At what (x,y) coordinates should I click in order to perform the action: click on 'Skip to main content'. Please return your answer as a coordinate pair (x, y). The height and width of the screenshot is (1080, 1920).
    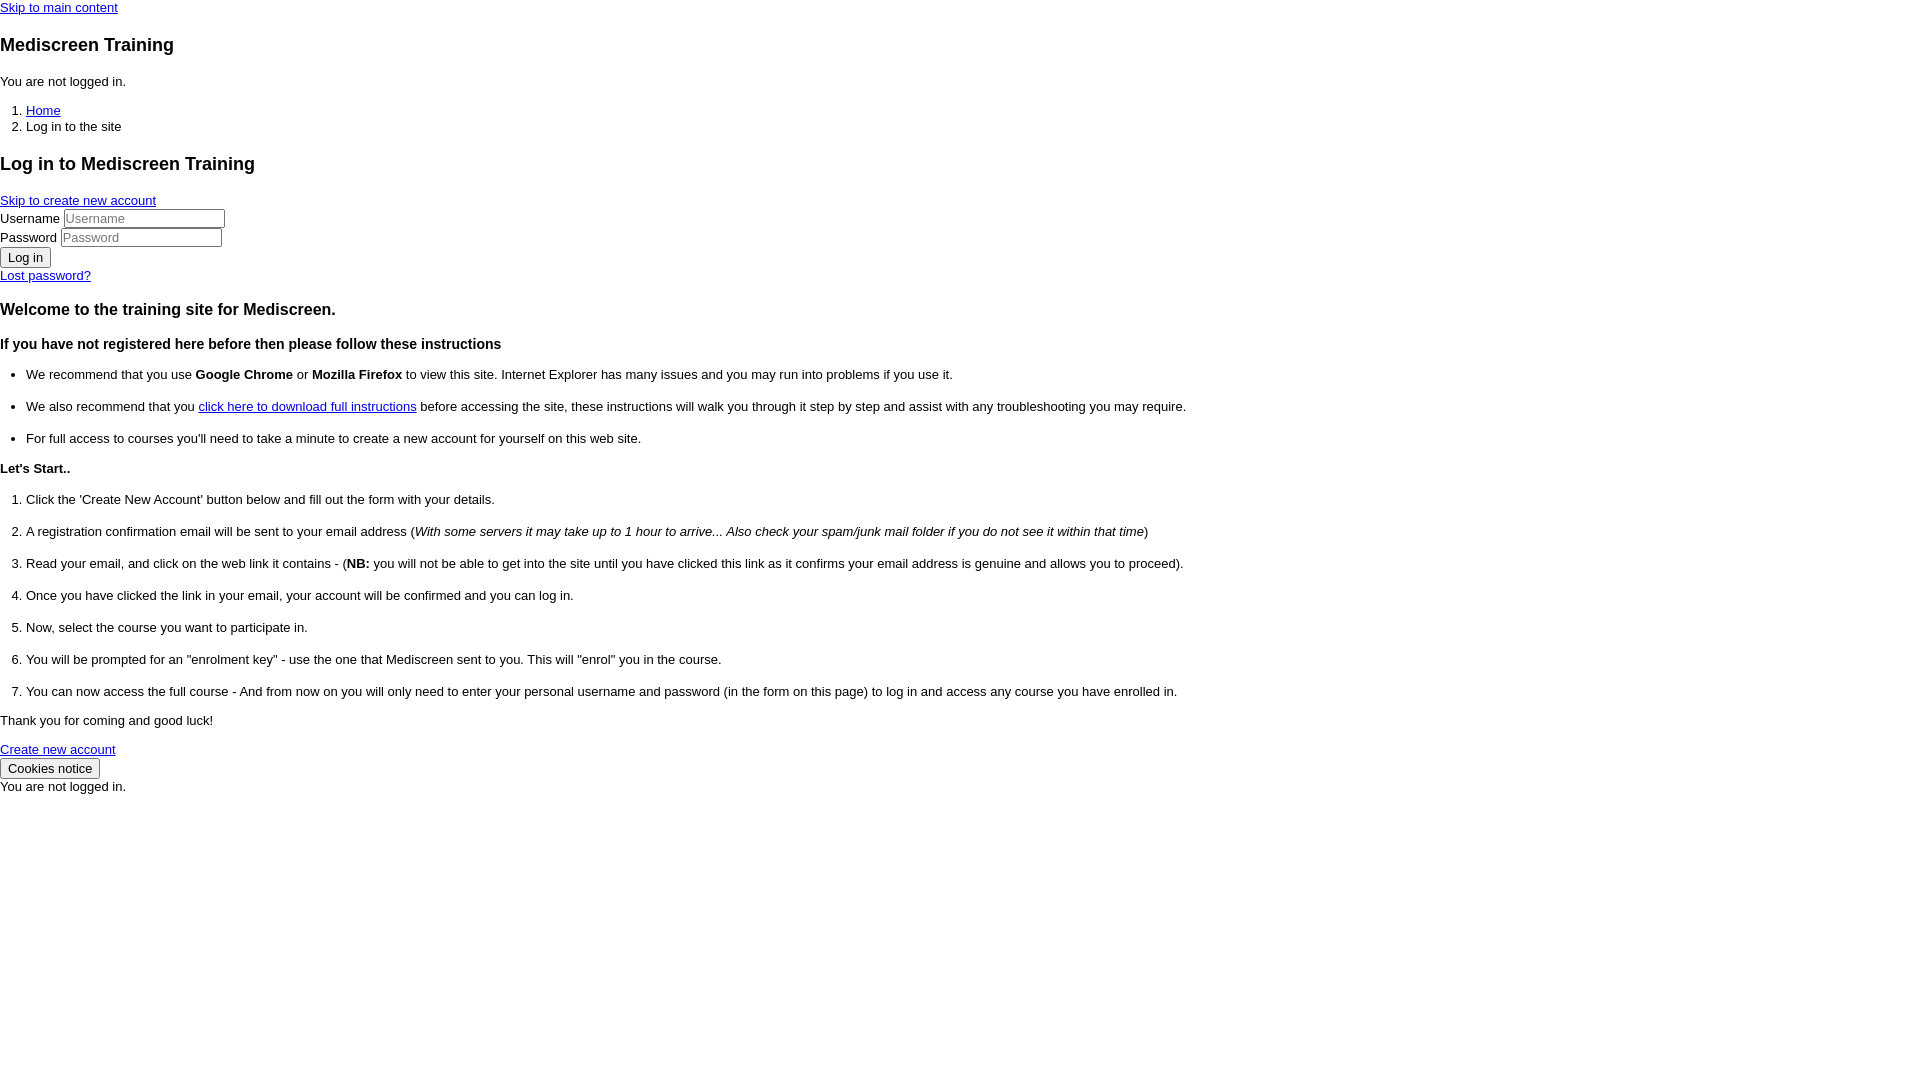
    Looking at the image, I should click on (58, 7).